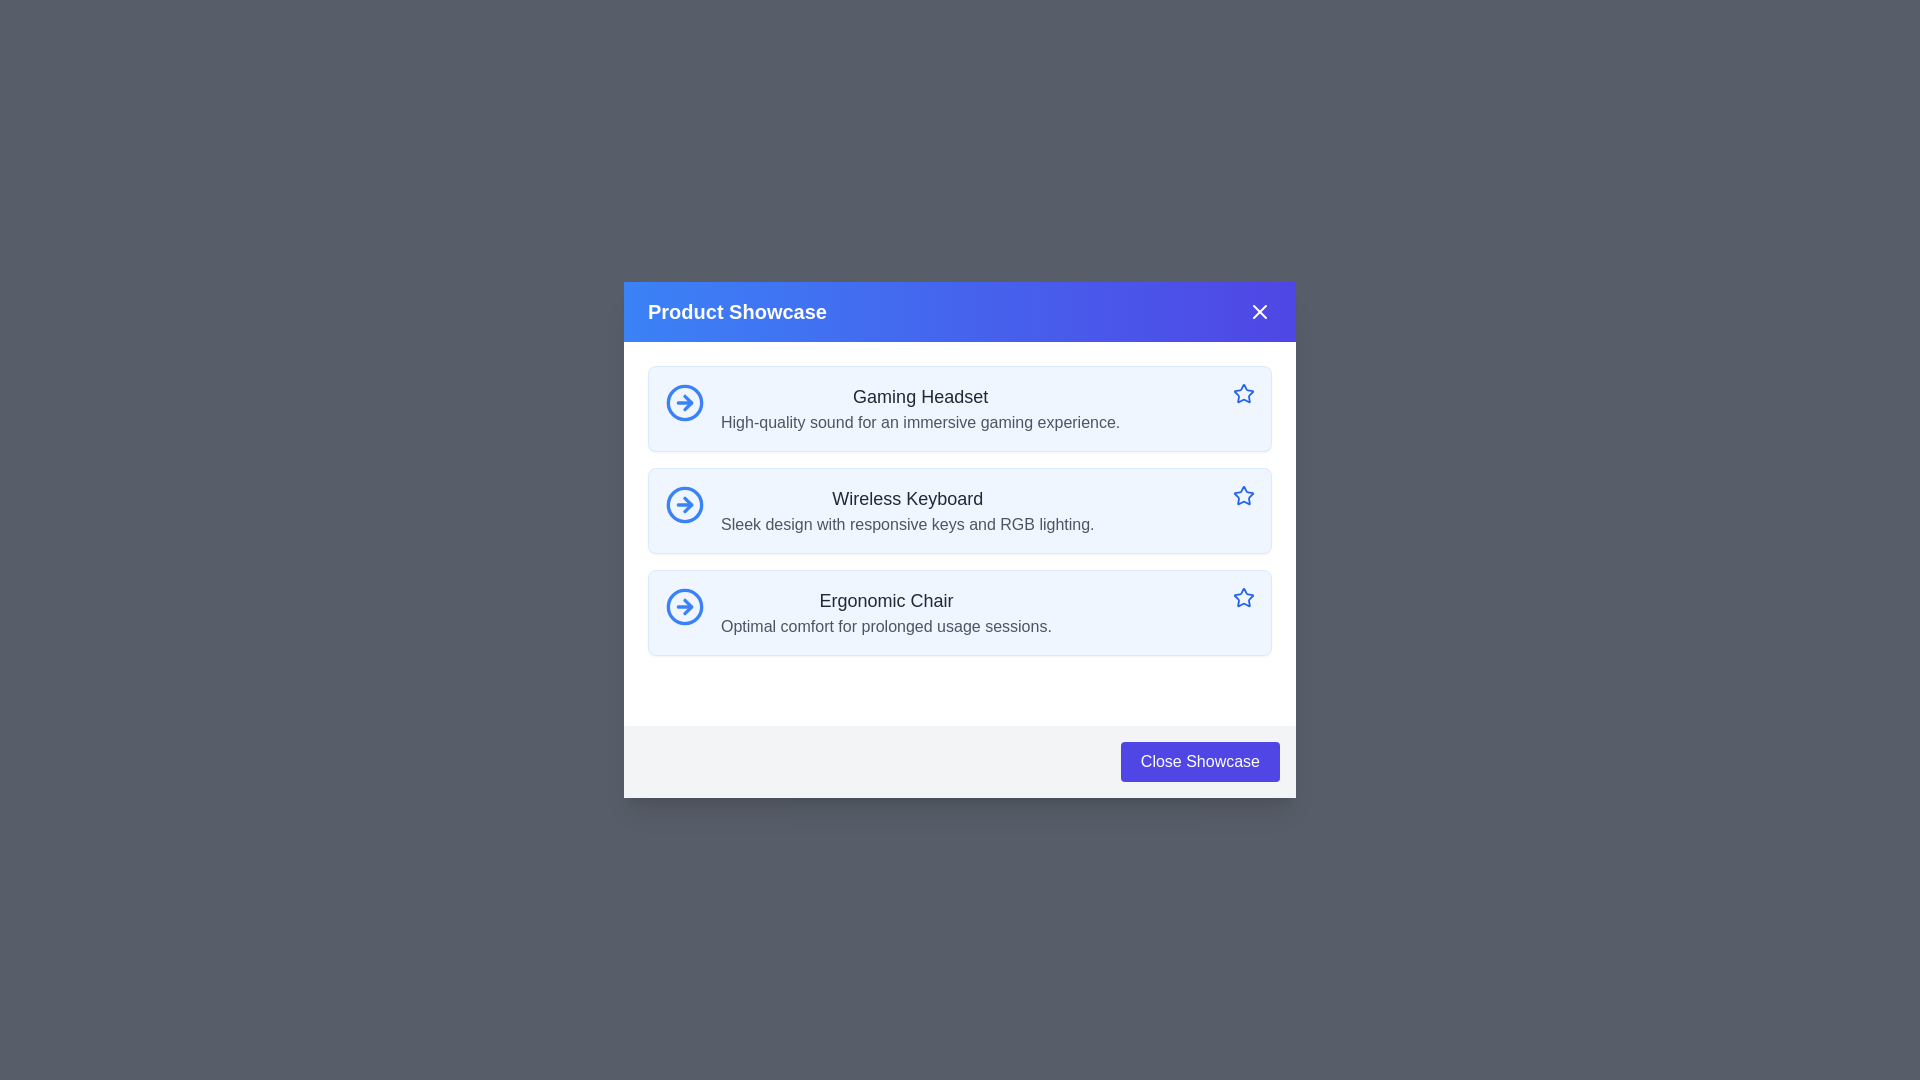 This screenshot has width=1920, height=1080. I want to click on the circle-arrow-right icon indicating the next action, located inside the second item of the product showcase next to 'Wireless Keyboard', so click(688, 504).